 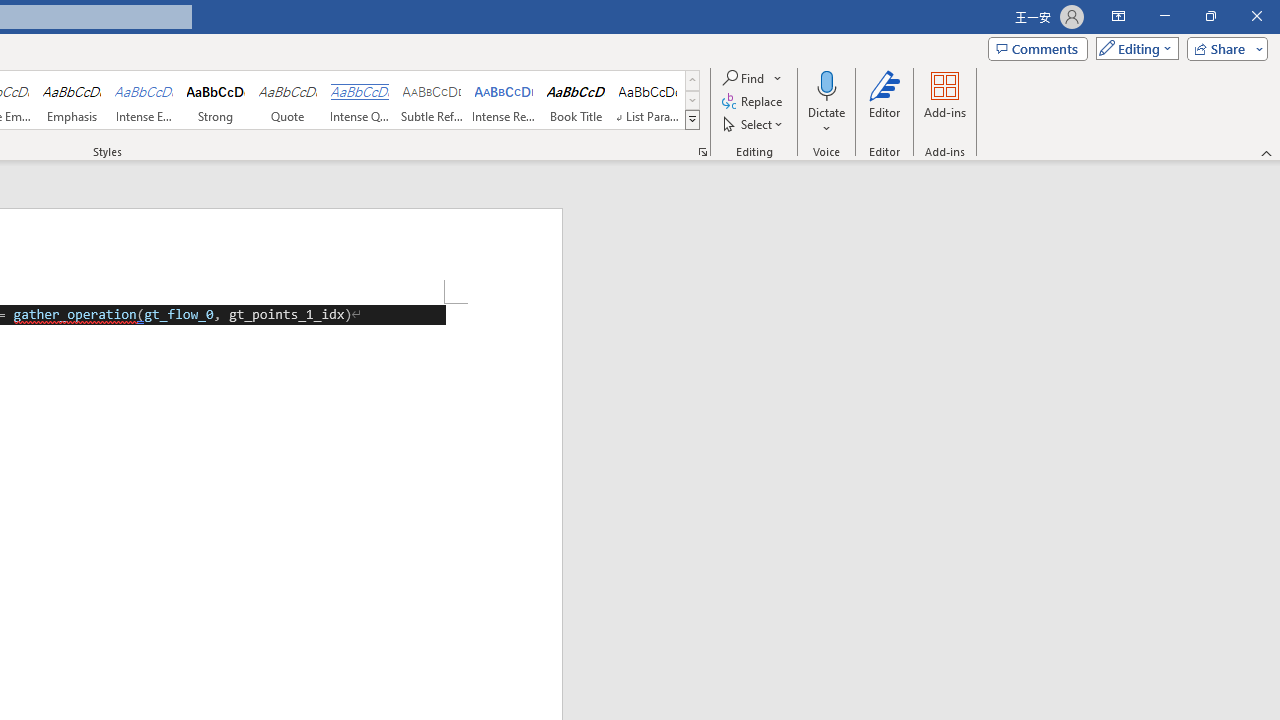 I want to click on 'Row Down', so click(x=692, y=100).